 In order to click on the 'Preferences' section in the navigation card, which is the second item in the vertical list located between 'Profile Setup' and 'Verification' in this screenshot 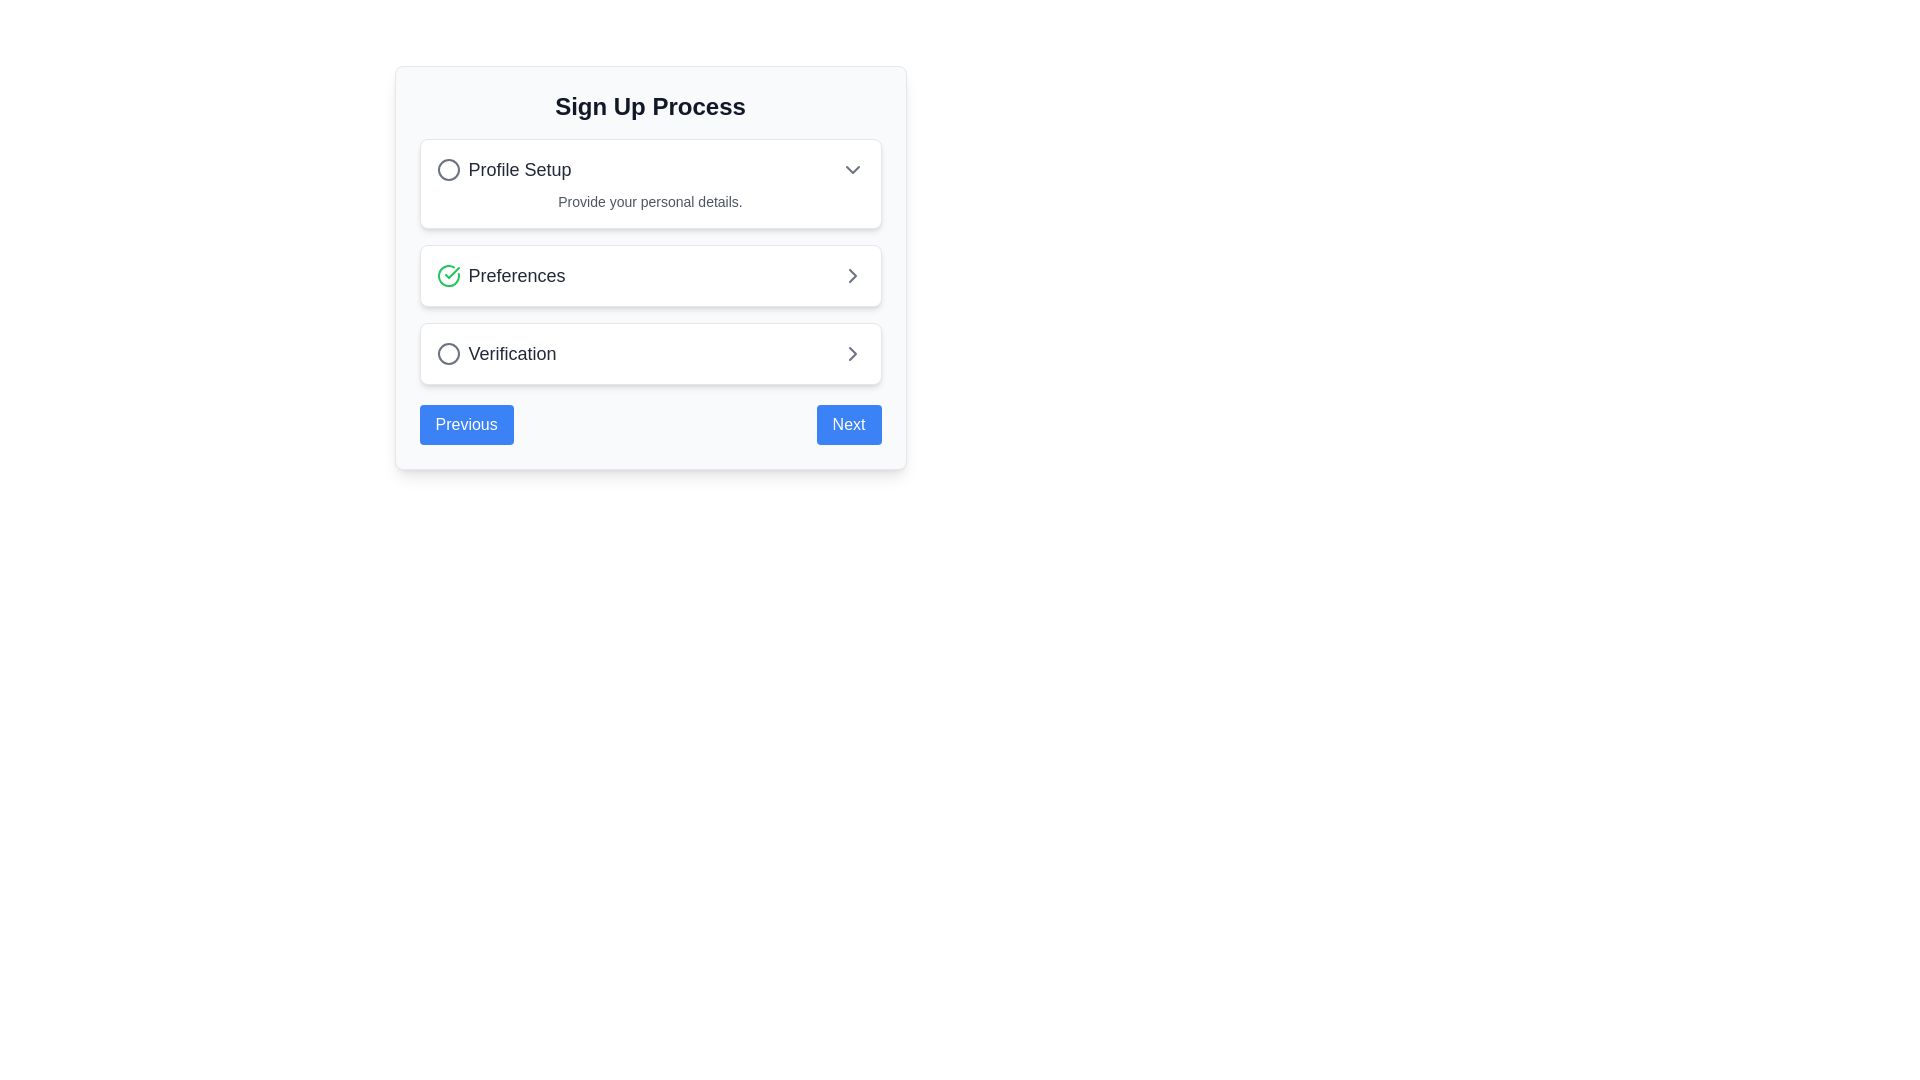, I will do `click(650, 276)`.